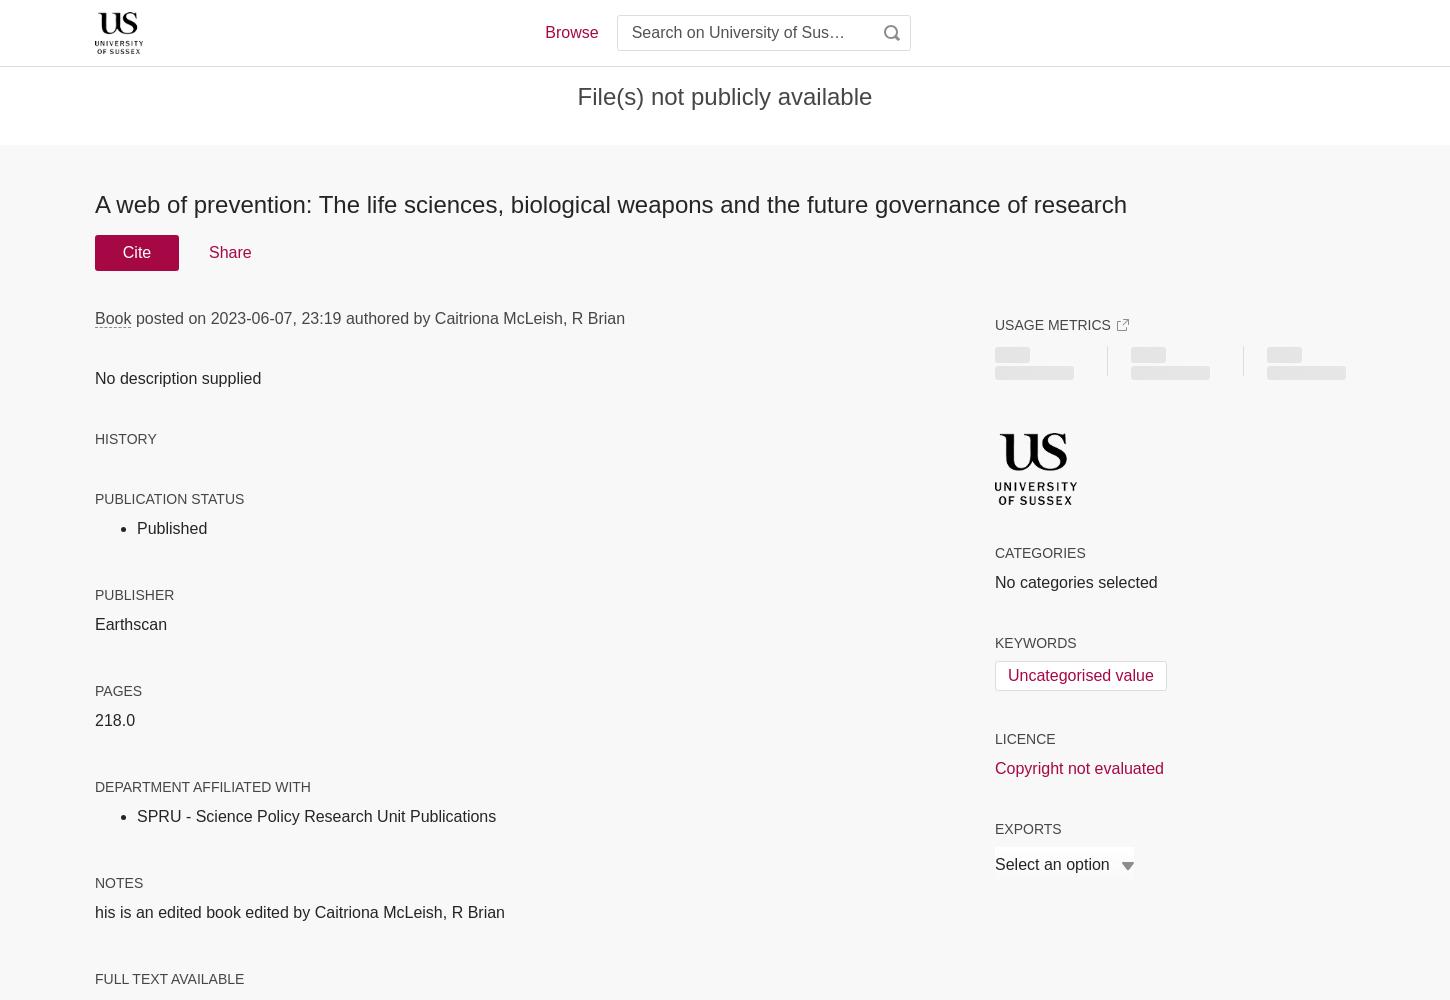 This screenshot has width=1450, height=1000. I want to click on 'his is an edited book edited by Caitriona McLeish, R Brian', so click(94, 911).